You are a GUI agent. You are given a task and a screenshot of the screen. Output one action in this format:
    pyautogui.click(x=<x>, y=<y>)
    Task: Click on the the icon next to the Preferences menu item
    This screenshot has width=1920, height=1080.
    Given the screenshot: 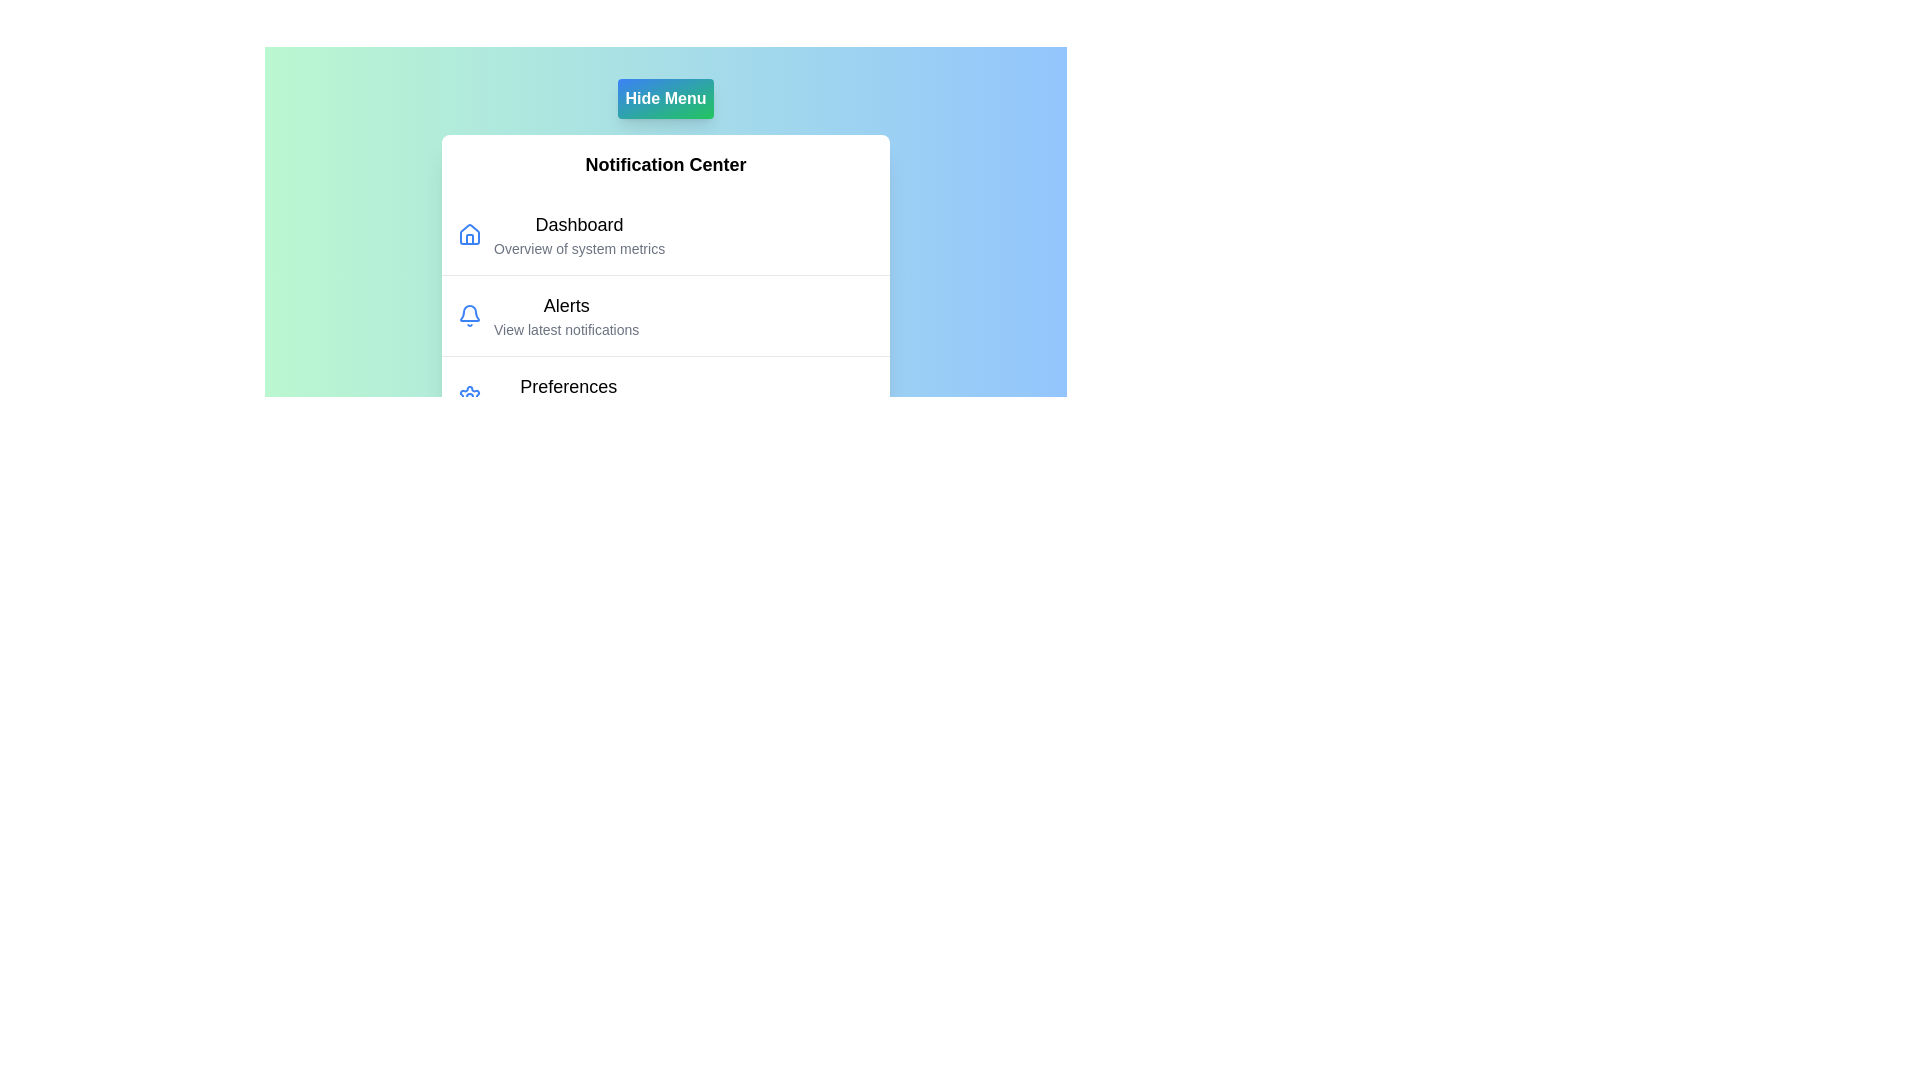 What is the action you would take?
    pyautogui.click(x=469, y=397)
    